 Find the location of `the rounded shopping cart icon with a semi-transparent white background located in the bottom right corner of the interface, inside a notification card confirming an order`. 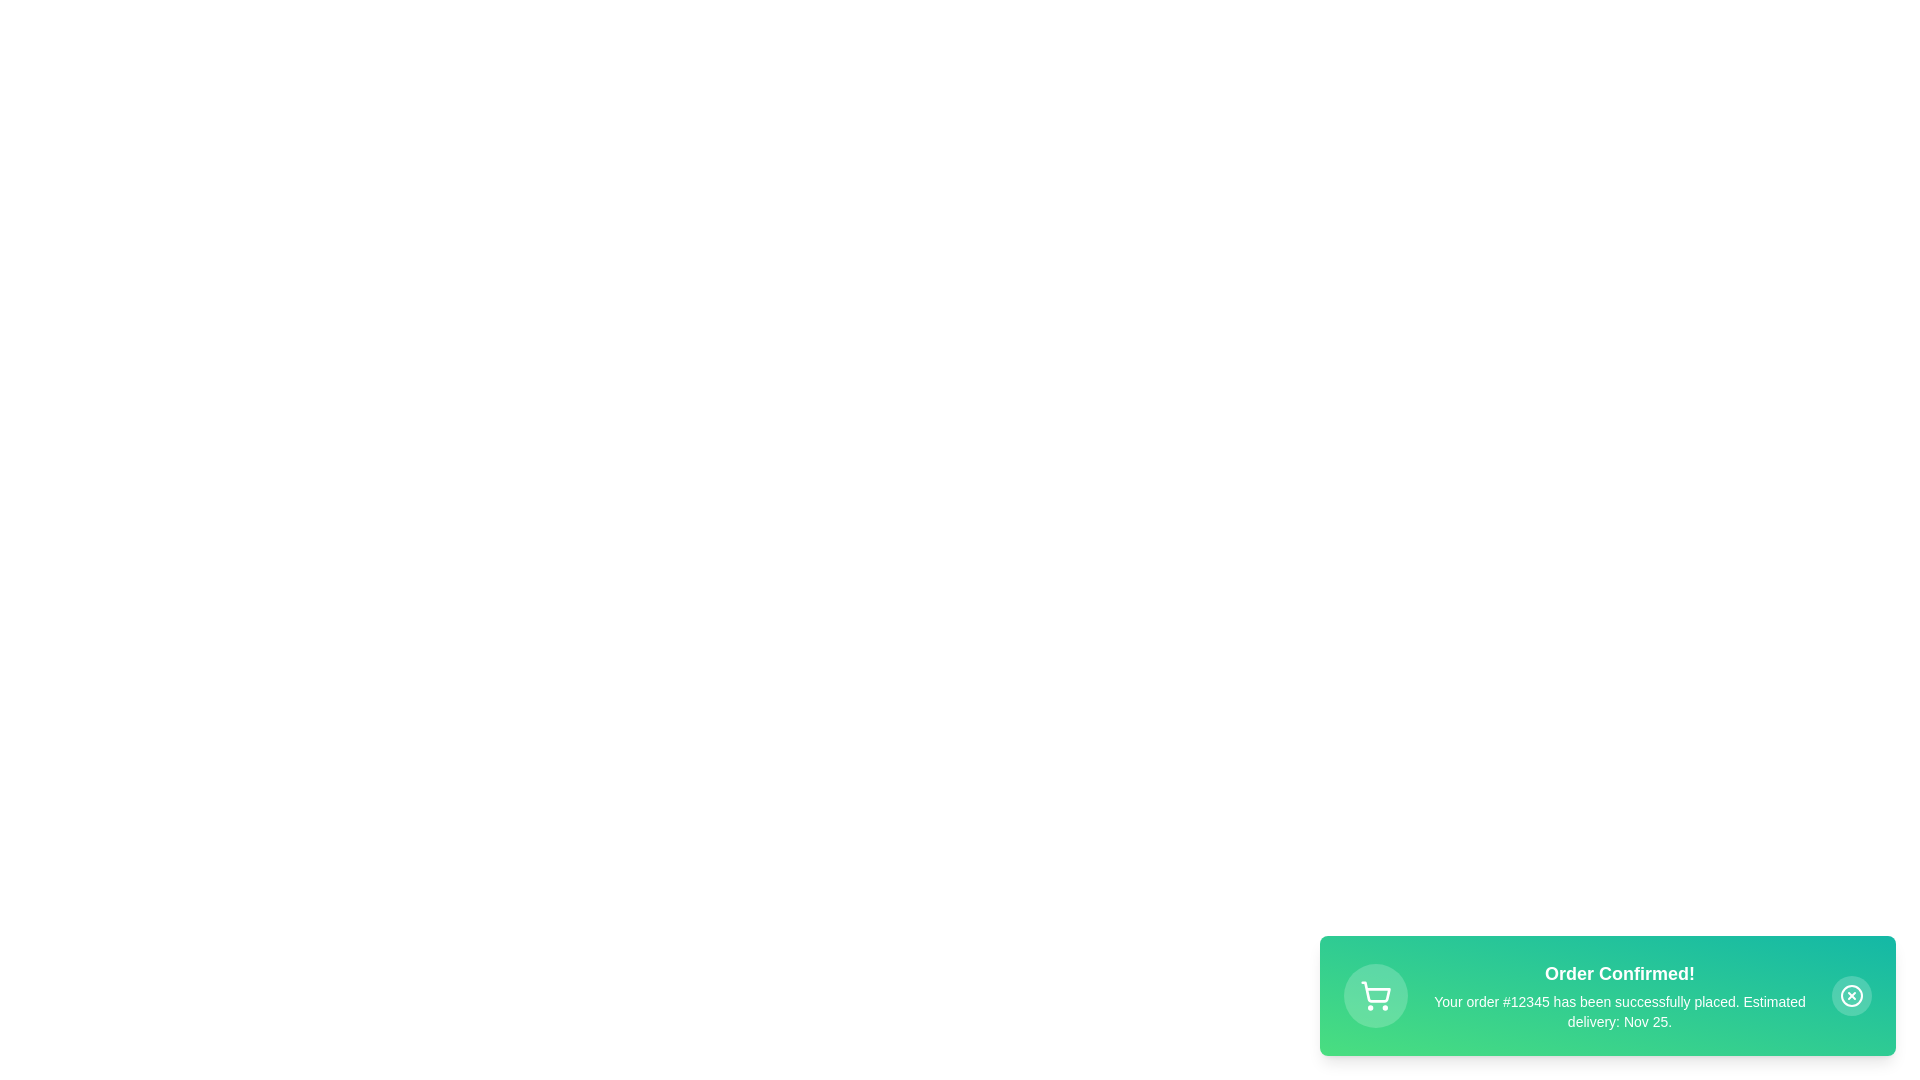

the rounded shopping cart icon with a semi-transparent white background located in the bottom right corner of the interface, inside a notification card confirming an order is located at coordinates (1375, 995).